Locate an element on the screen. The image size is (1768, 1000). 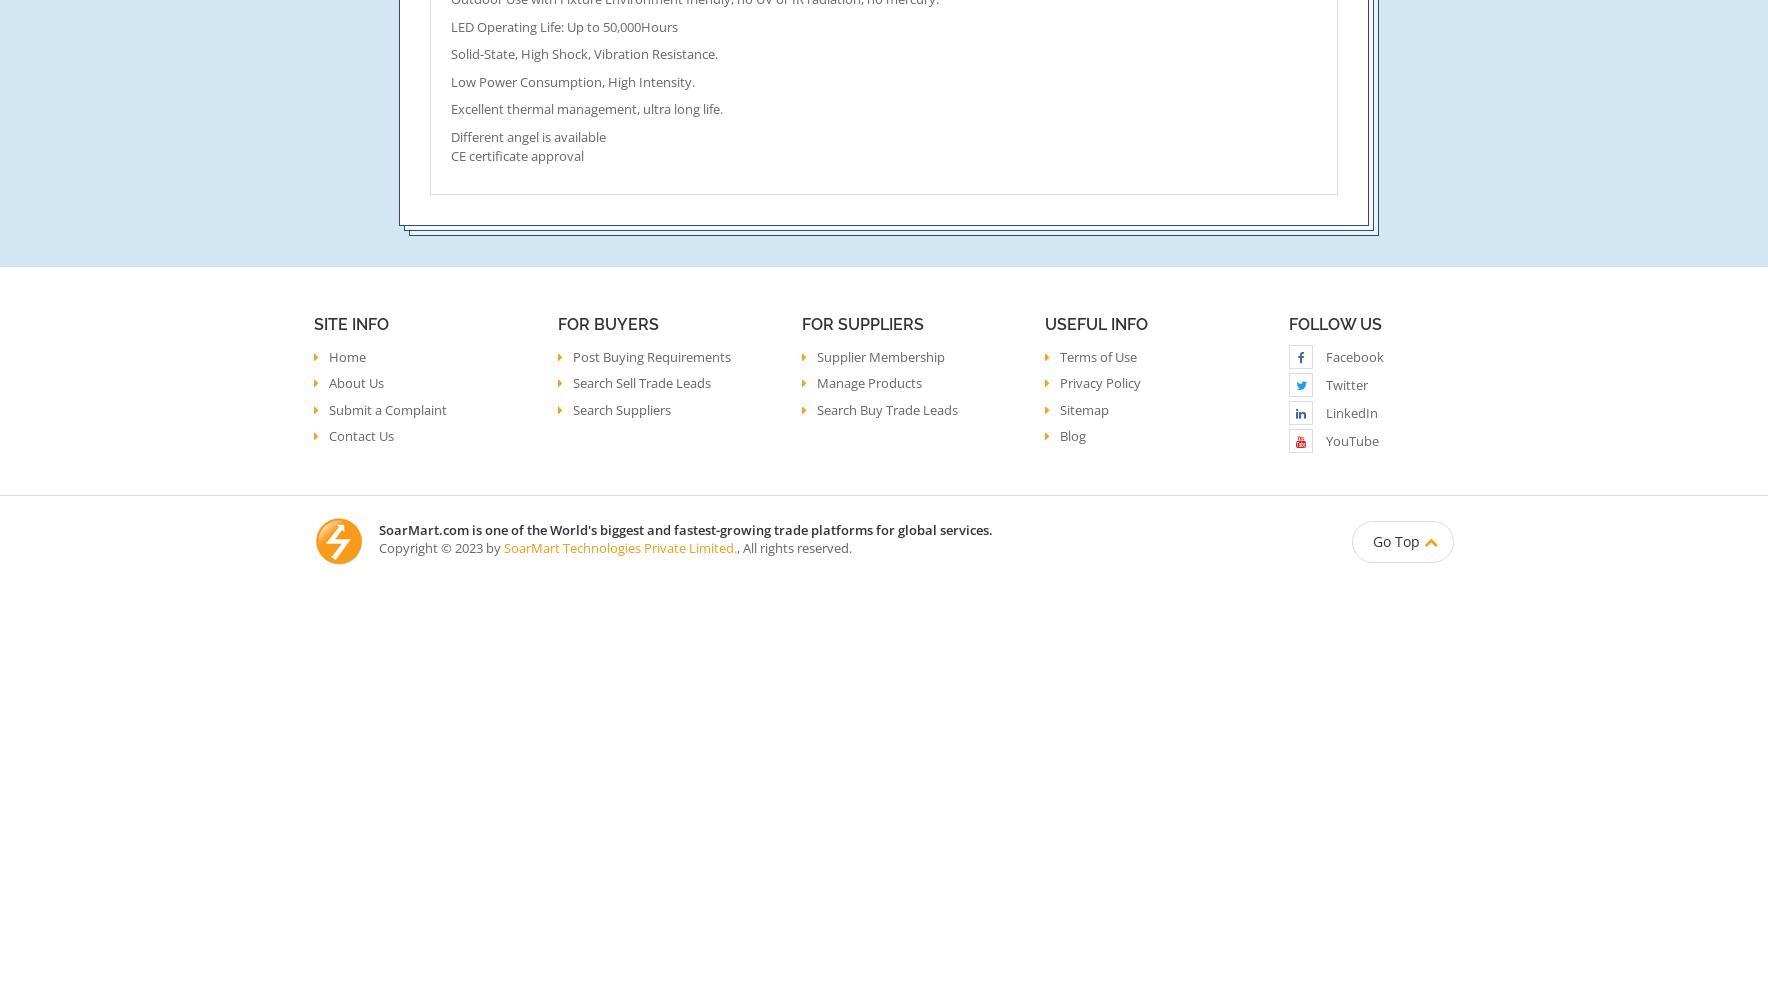
'Go Top' is located at coordinates (1395, 540).